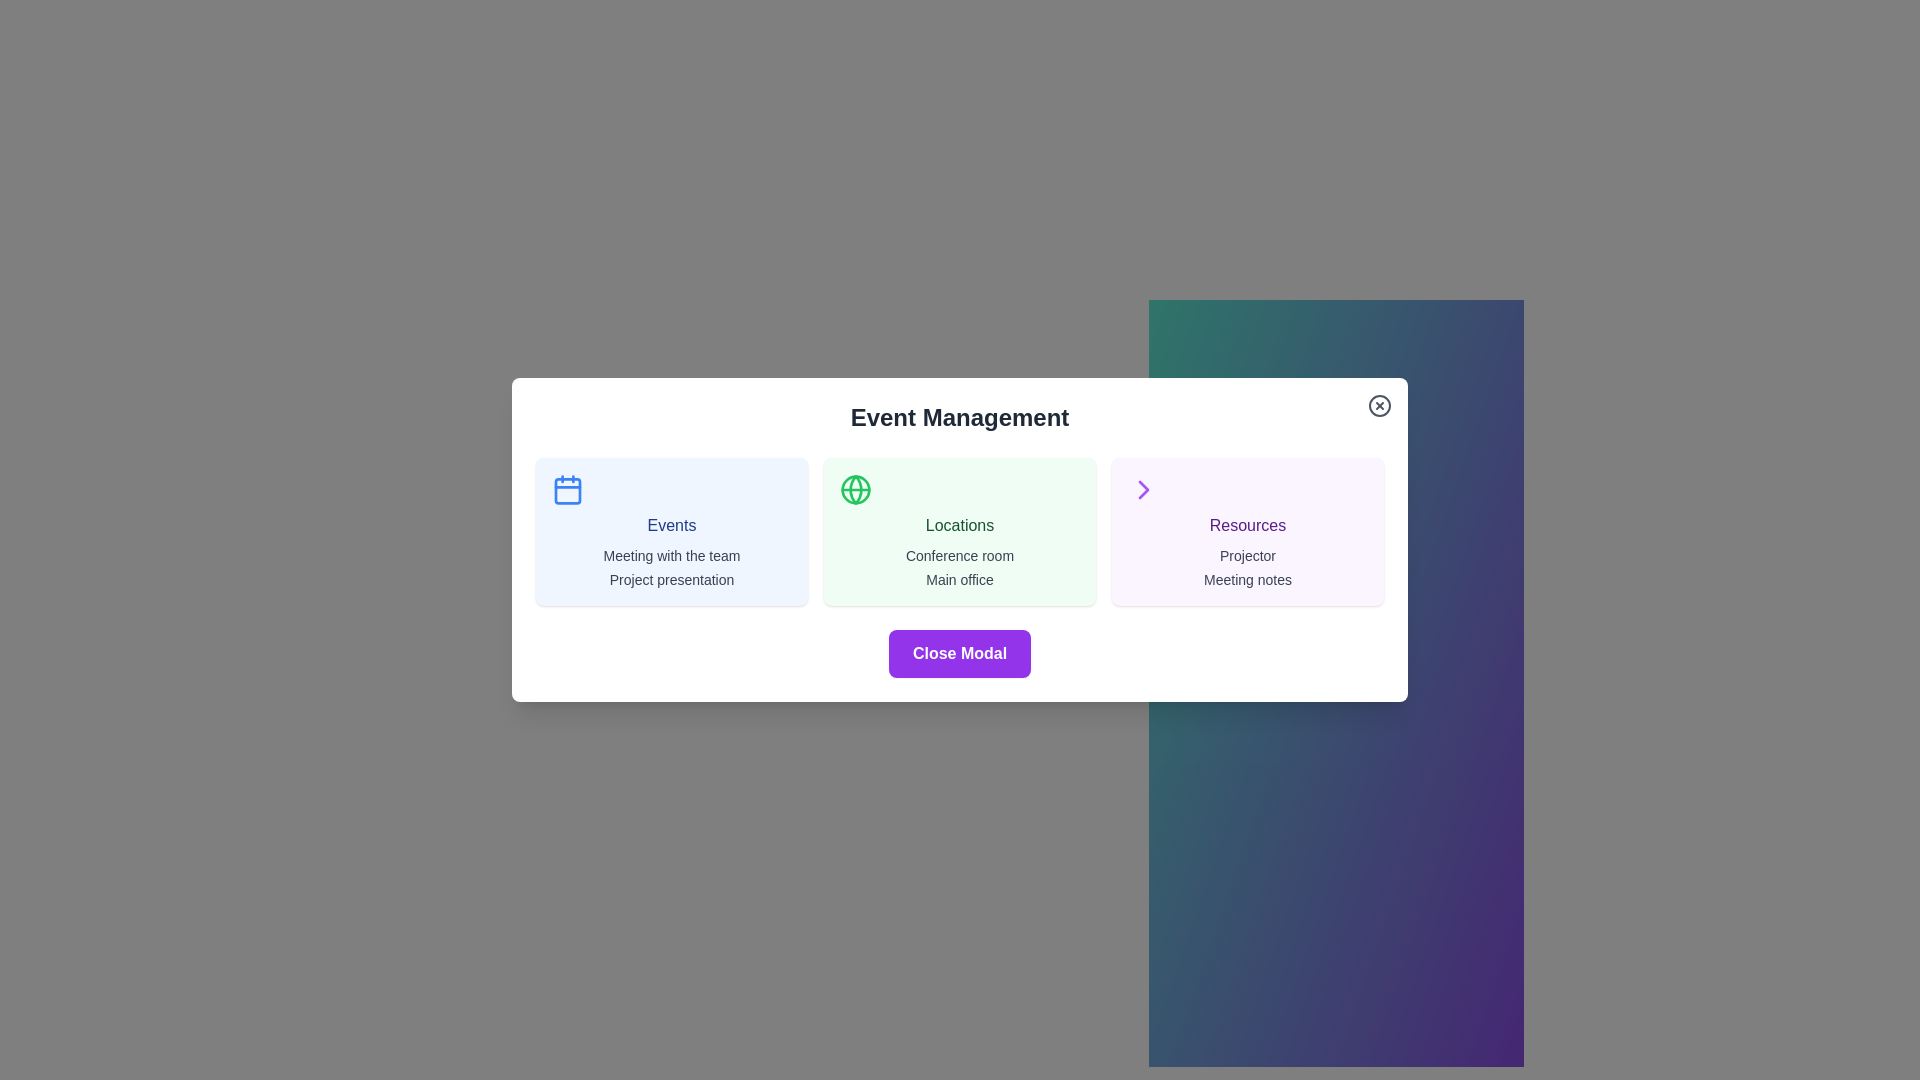 This screenshot has height=1080, width=1920. What do you see at coordinates (672, 579) in the screenshot?
I see `text displayed in the second line of the 'Events' card, which is positioned directly below 'Meeting with the team' and relates to 'Projects'` at bounding box center [672, 579].